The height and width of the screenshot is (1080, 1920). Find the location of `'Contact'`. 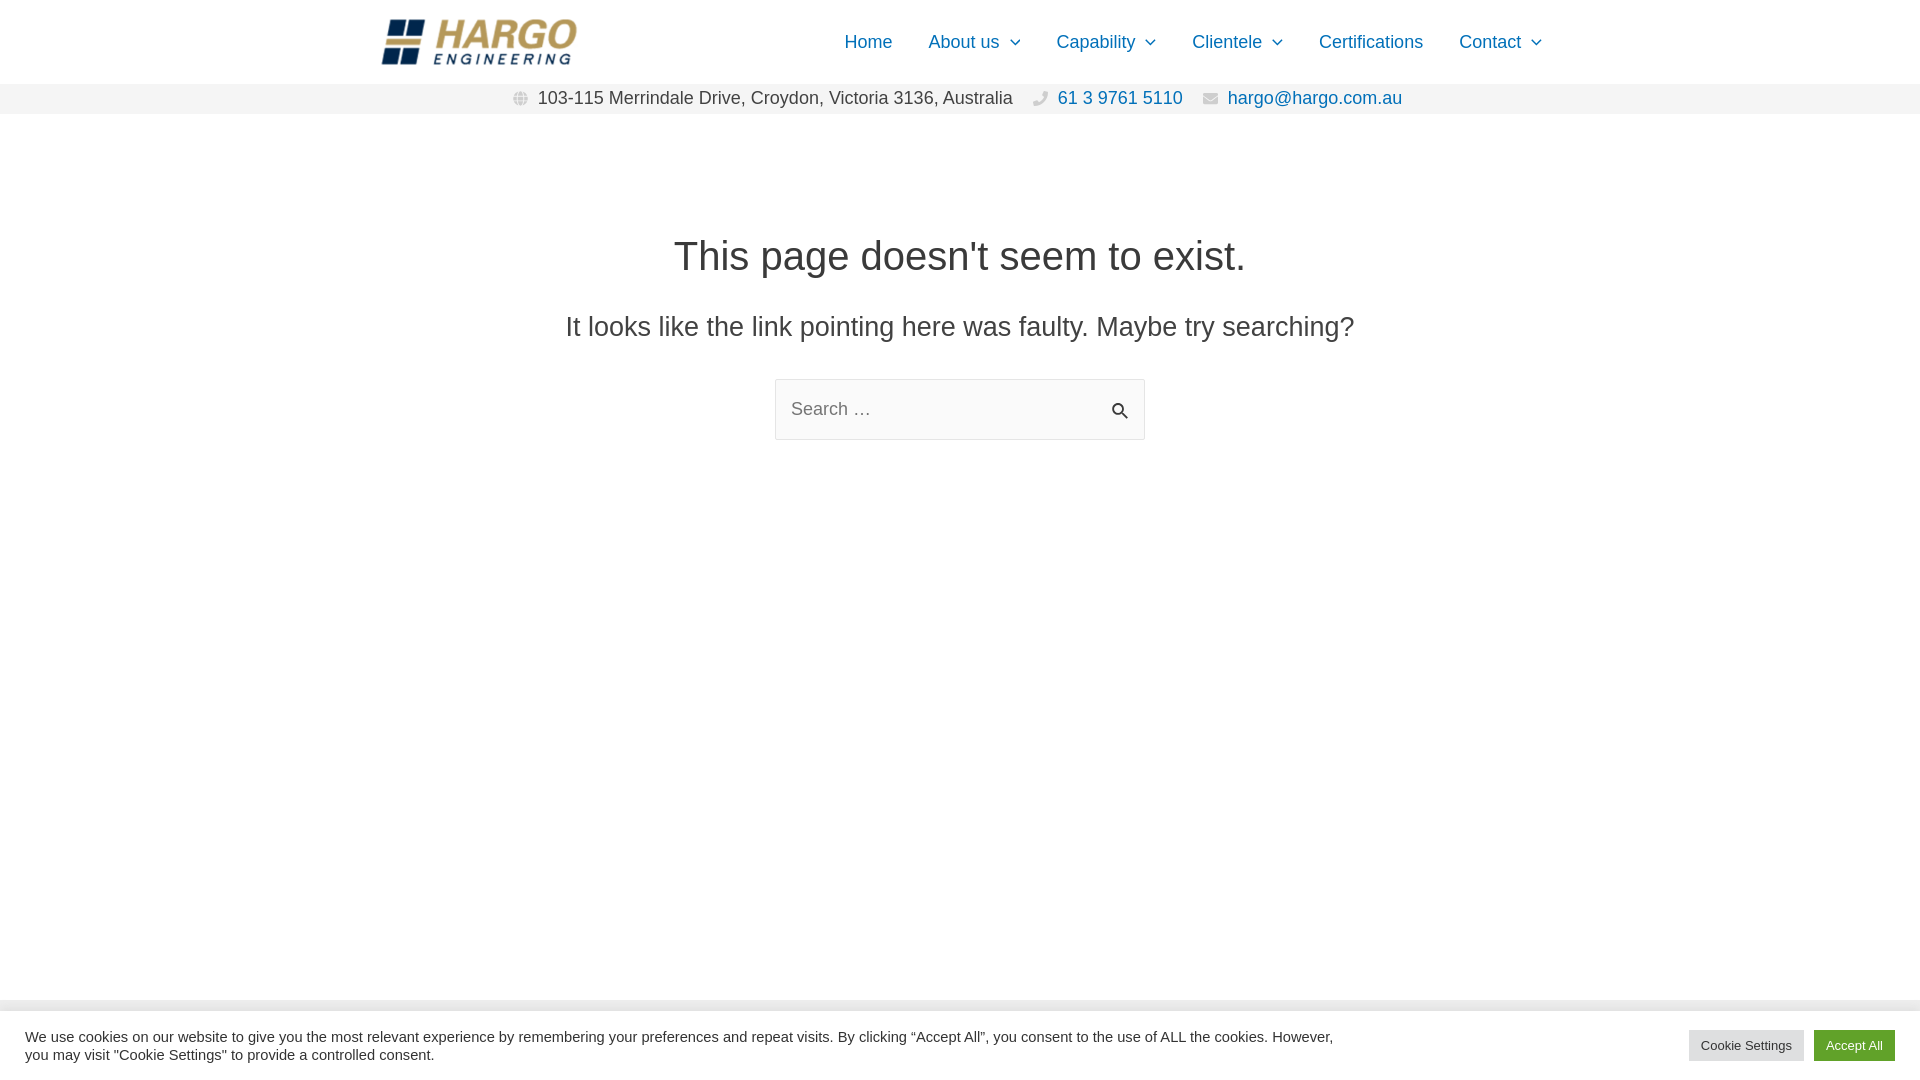

'Contact' is located at coordinates (1500, 41).